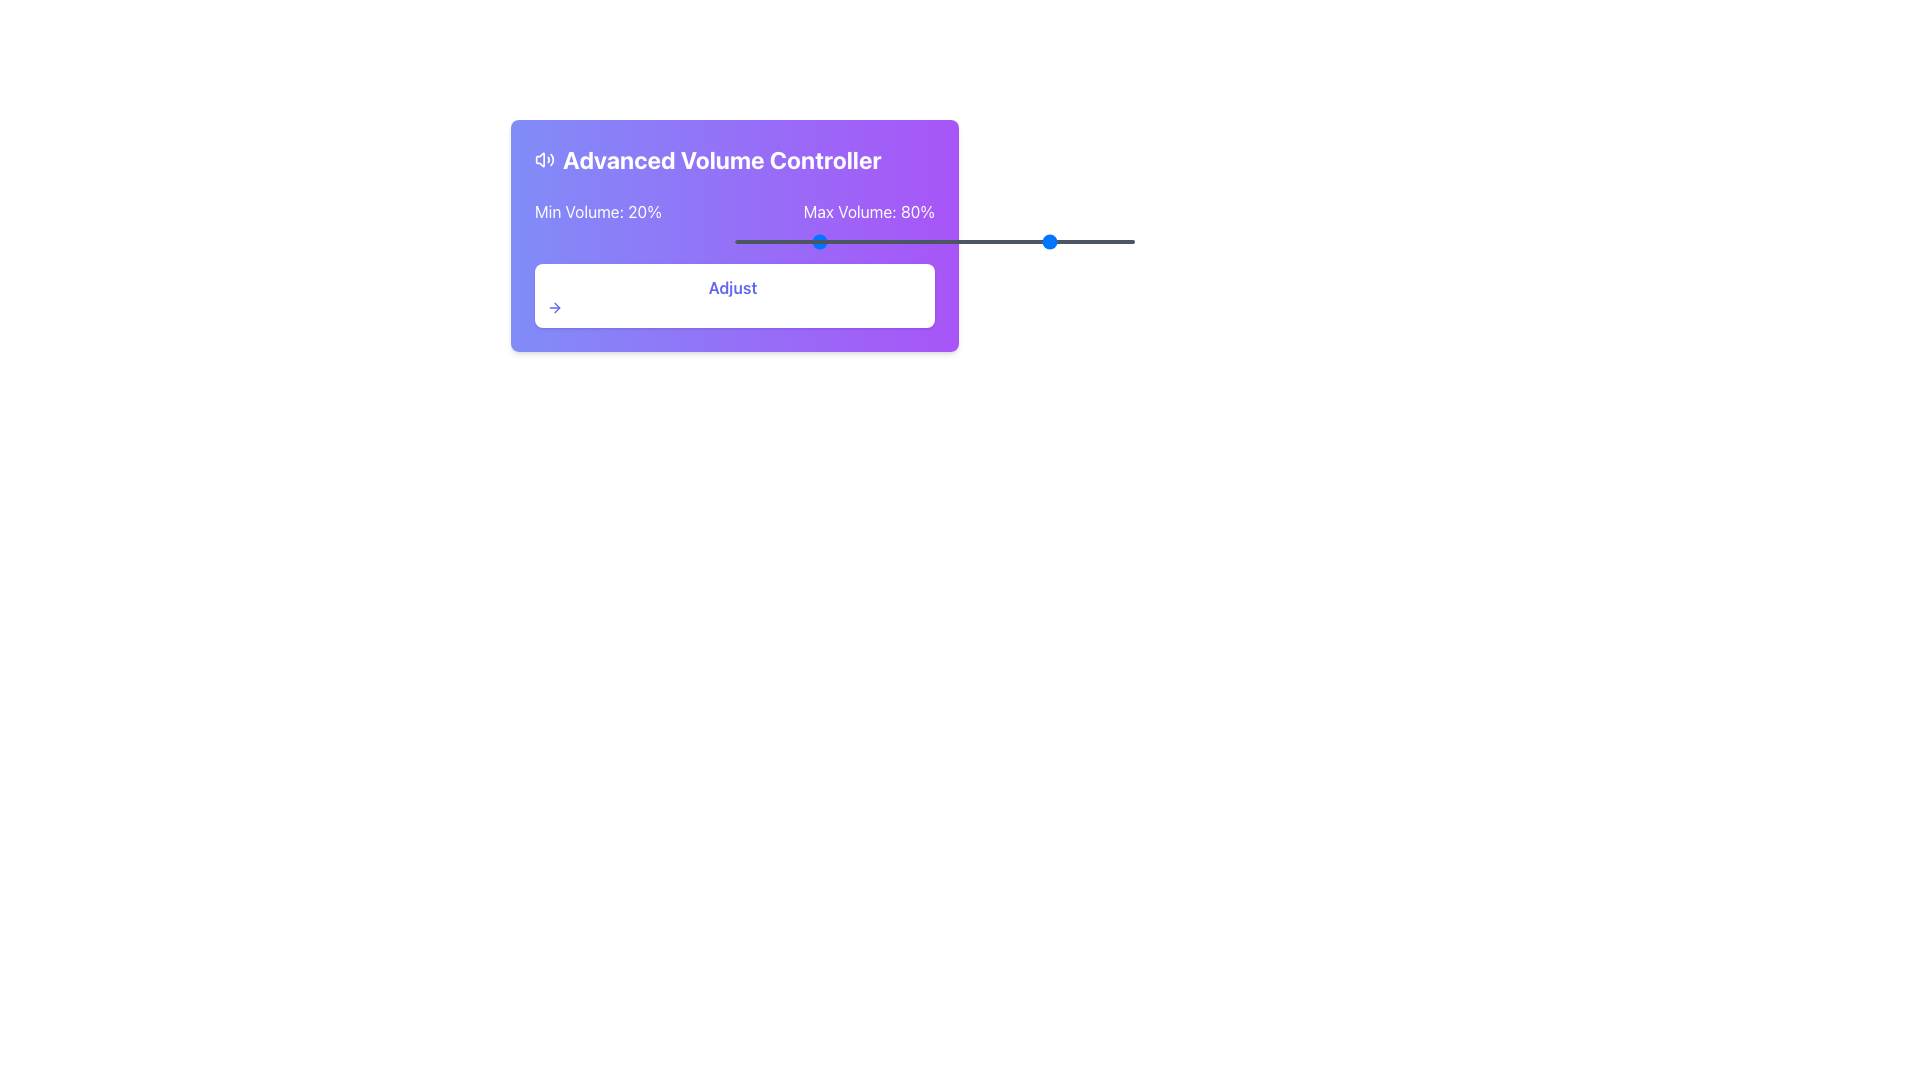 The height and width of the screenshot is (1080, 1920). Describe the element at coordinates (773, 241) in the screenshot. I see `the slider` at that location.